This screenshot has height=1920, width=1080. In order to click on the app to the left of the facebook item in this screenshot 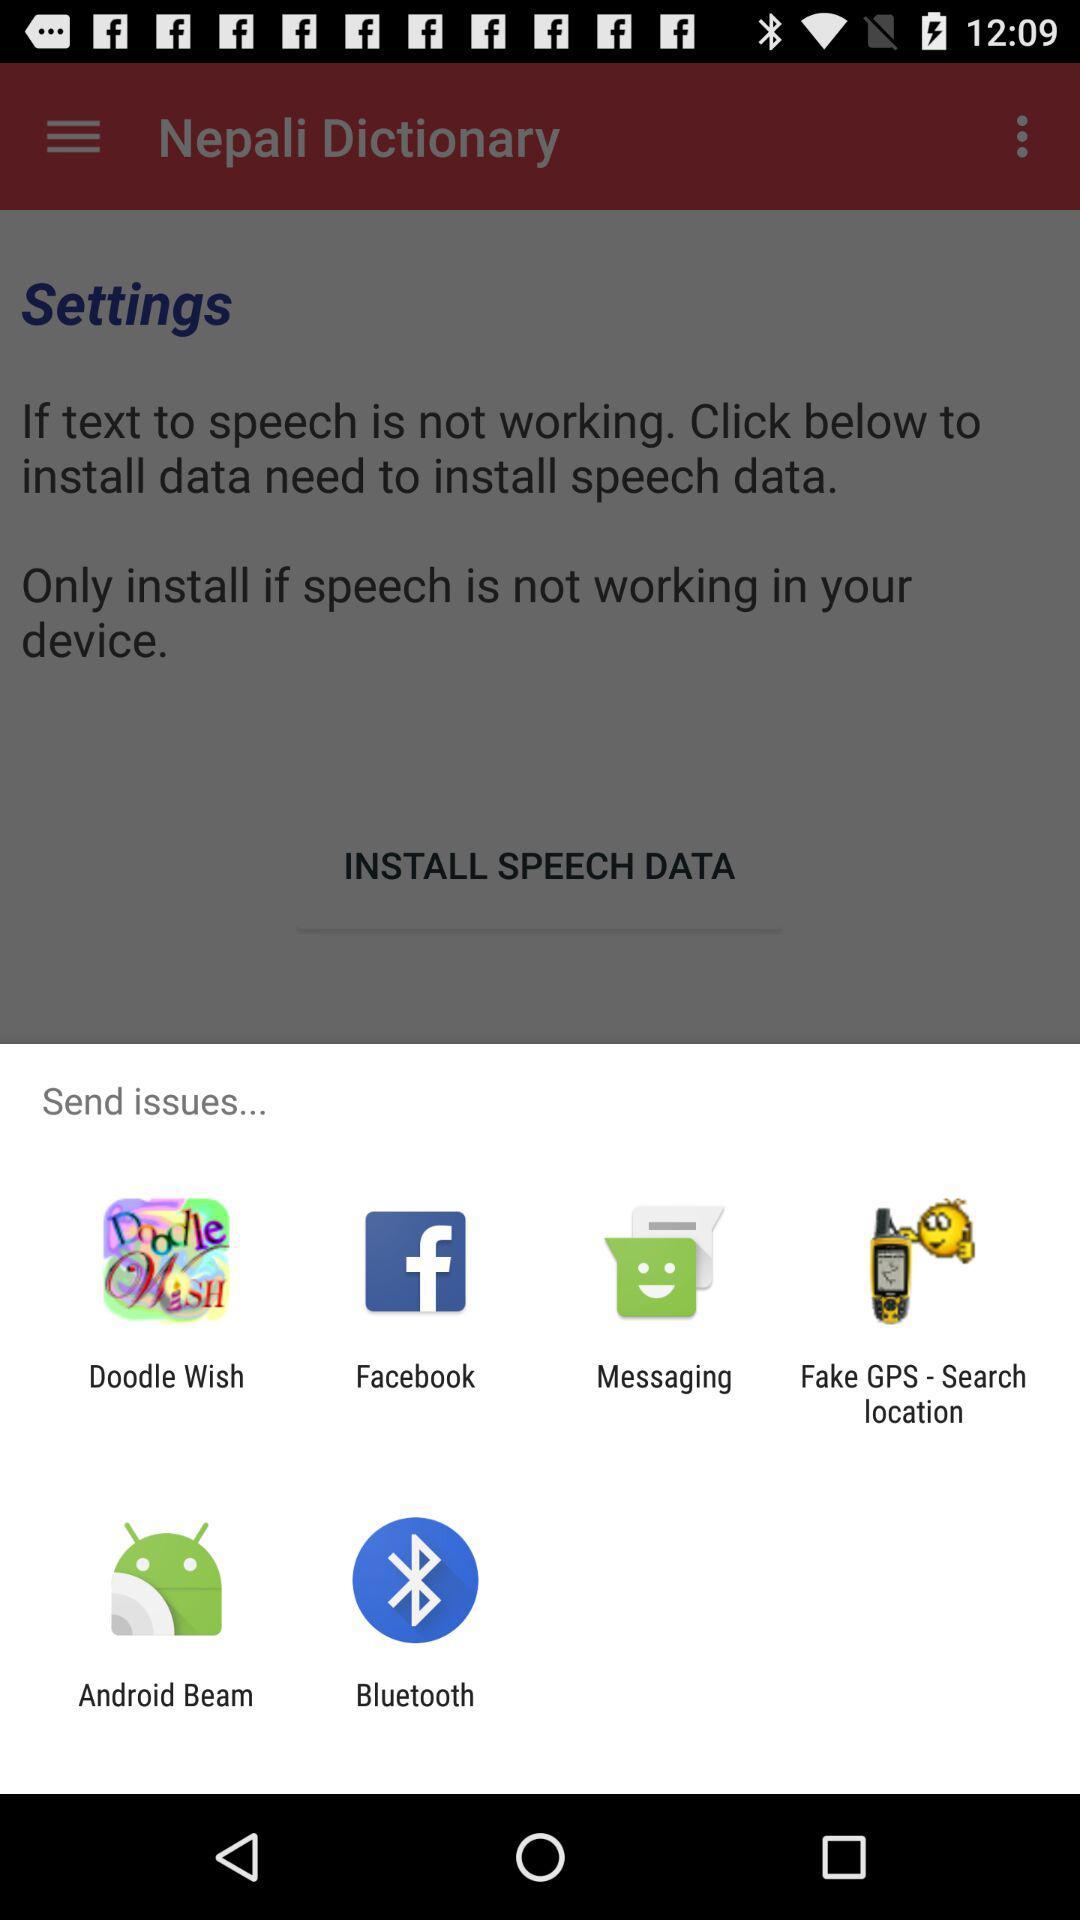, I will do `click(165, 1392)`.